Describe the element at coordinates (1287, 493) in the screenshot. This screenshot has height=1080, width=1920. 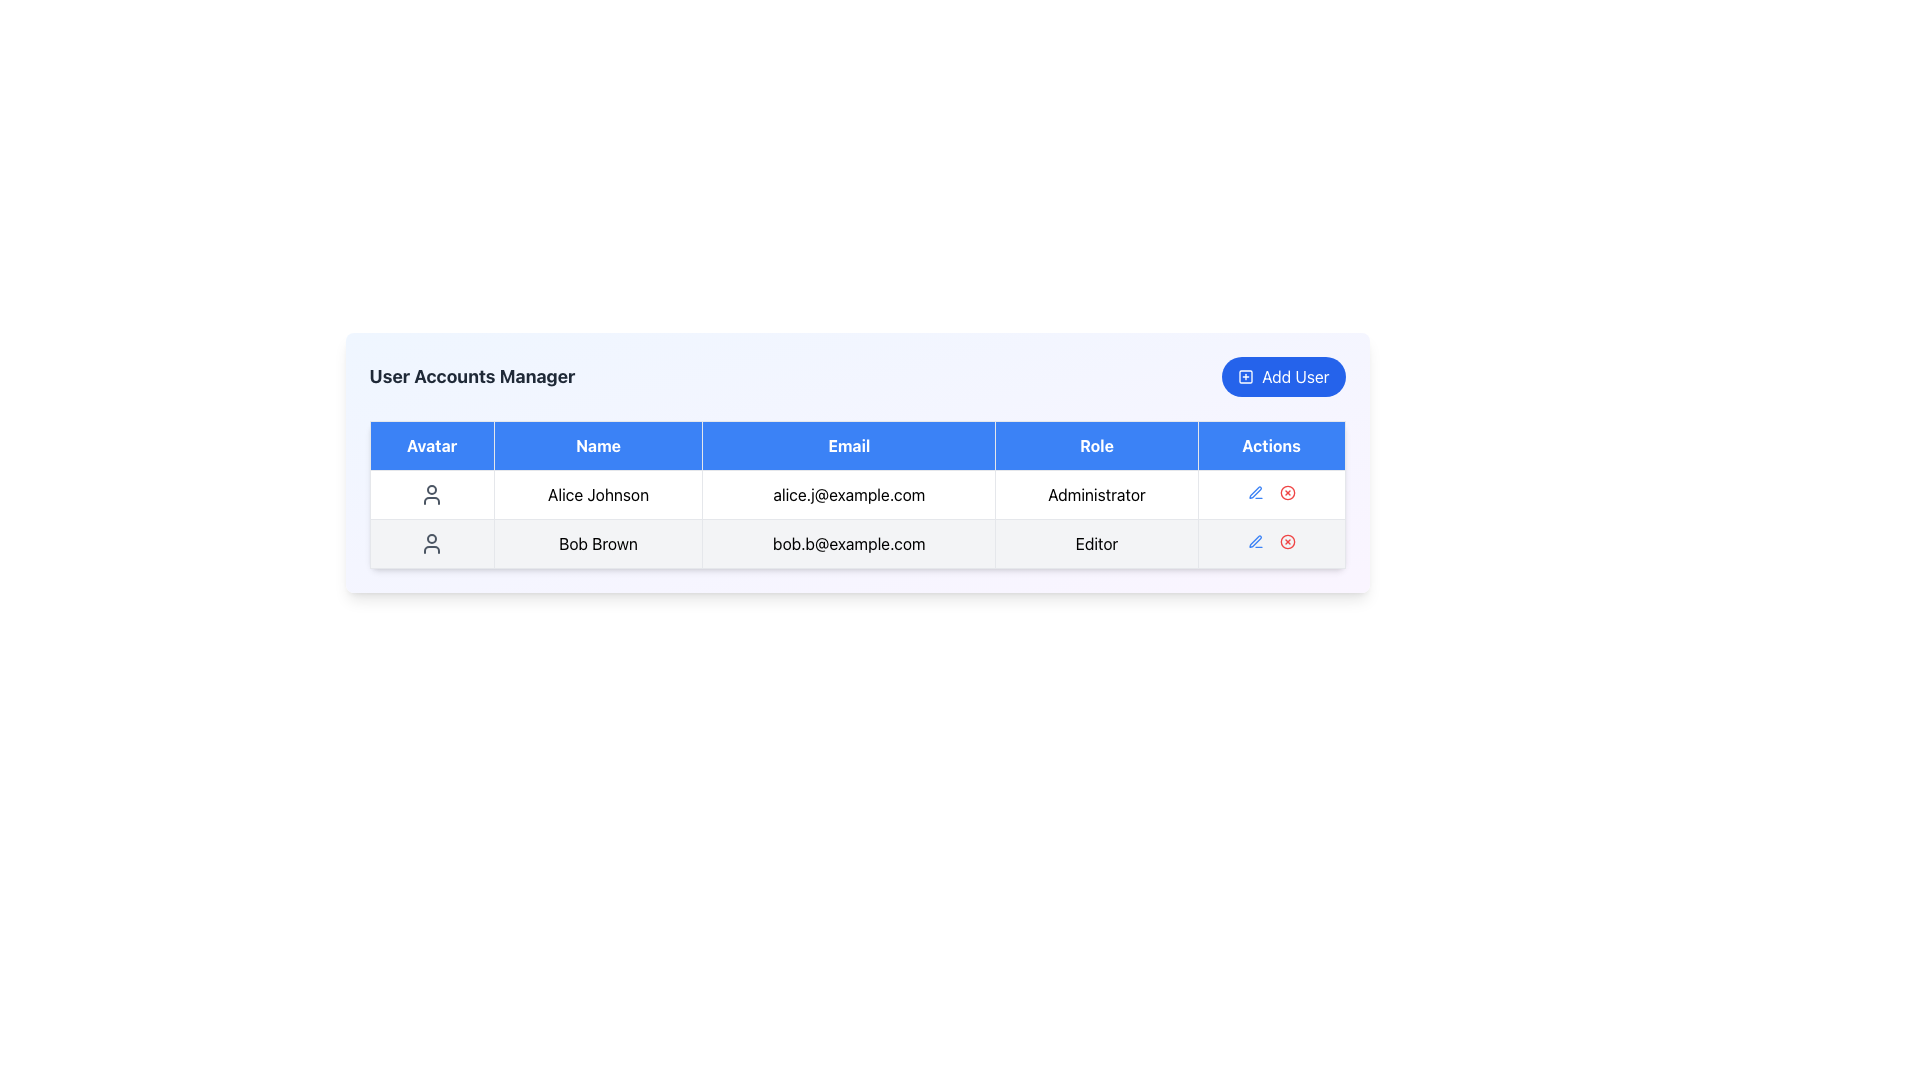
I see `the outlined circular SVG element representing the cancel action in the 'Actions' column of the second row in the user data table` at that location.